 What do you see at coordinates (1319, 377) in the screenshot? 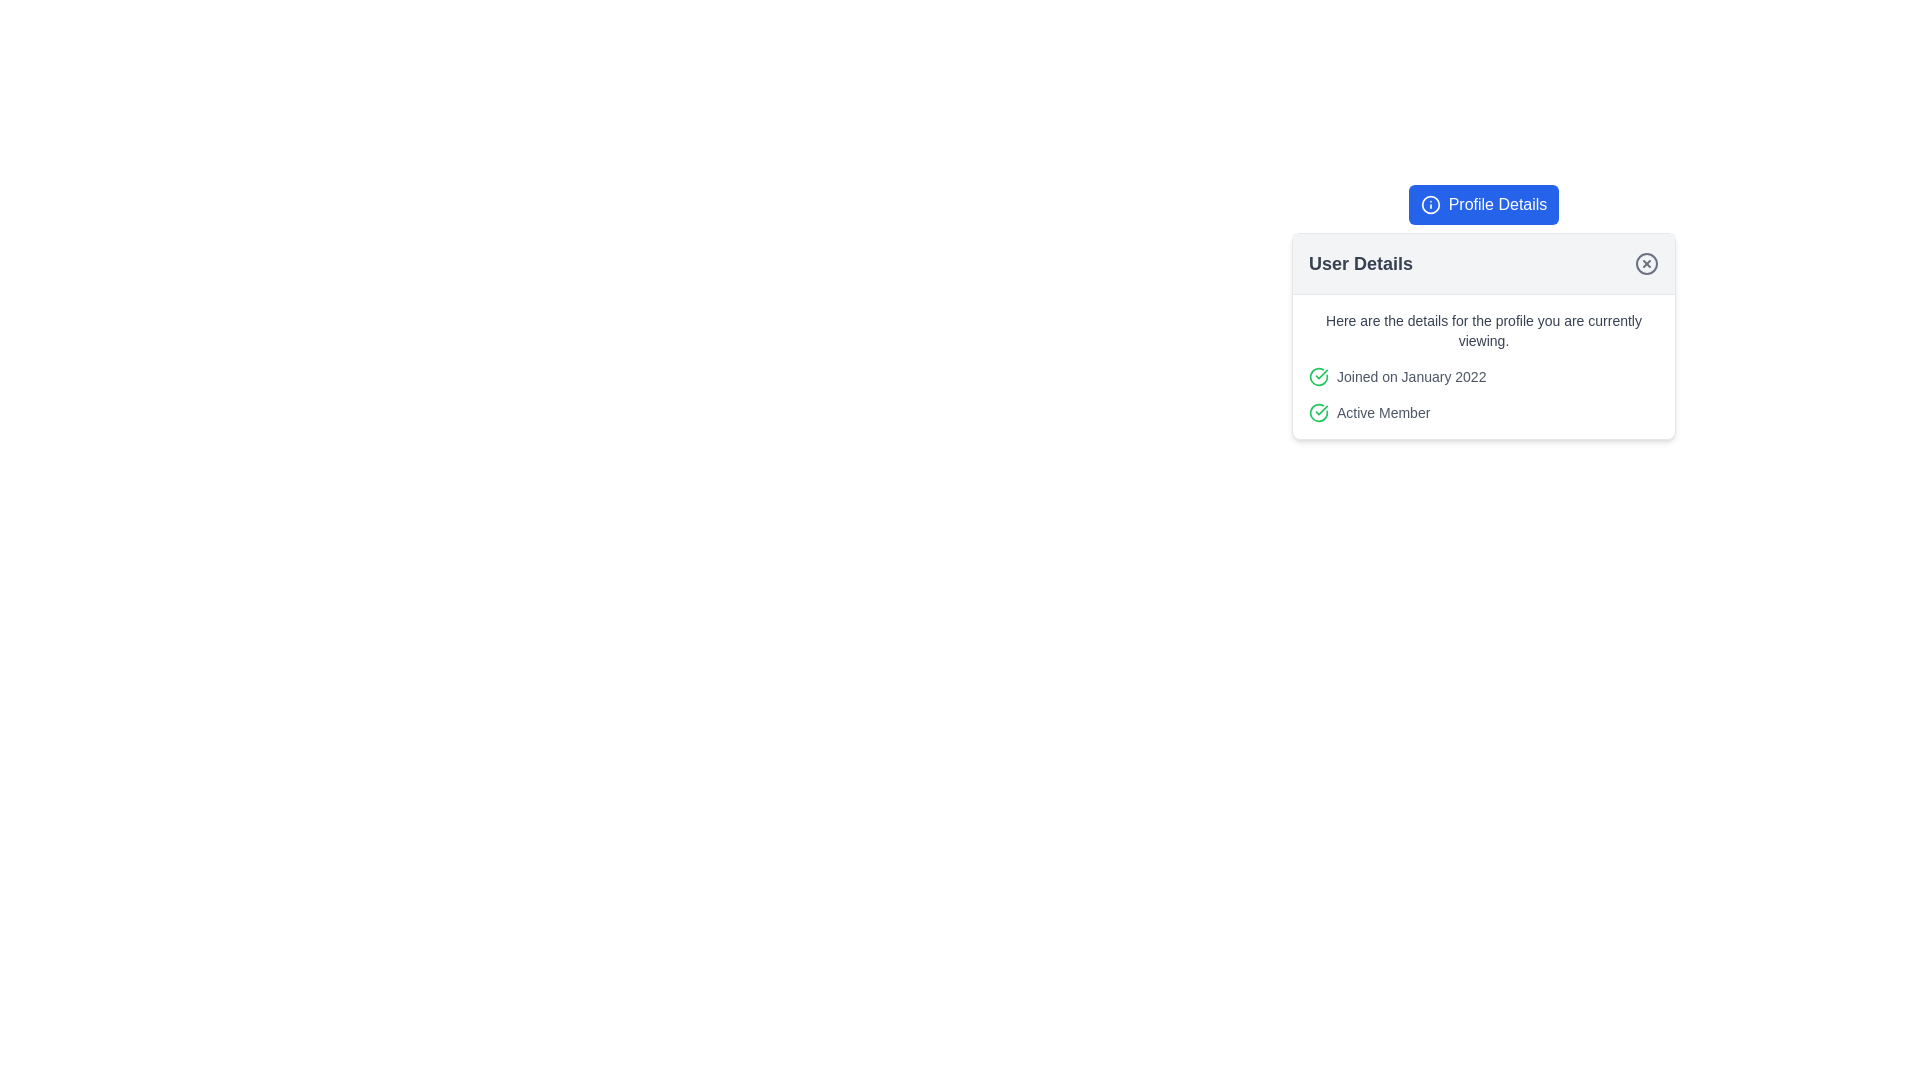
I see `the verification icon located to the left of the text 'Joined on January 2022' in the 'User Details' section` at bounding box center [1319, 377].